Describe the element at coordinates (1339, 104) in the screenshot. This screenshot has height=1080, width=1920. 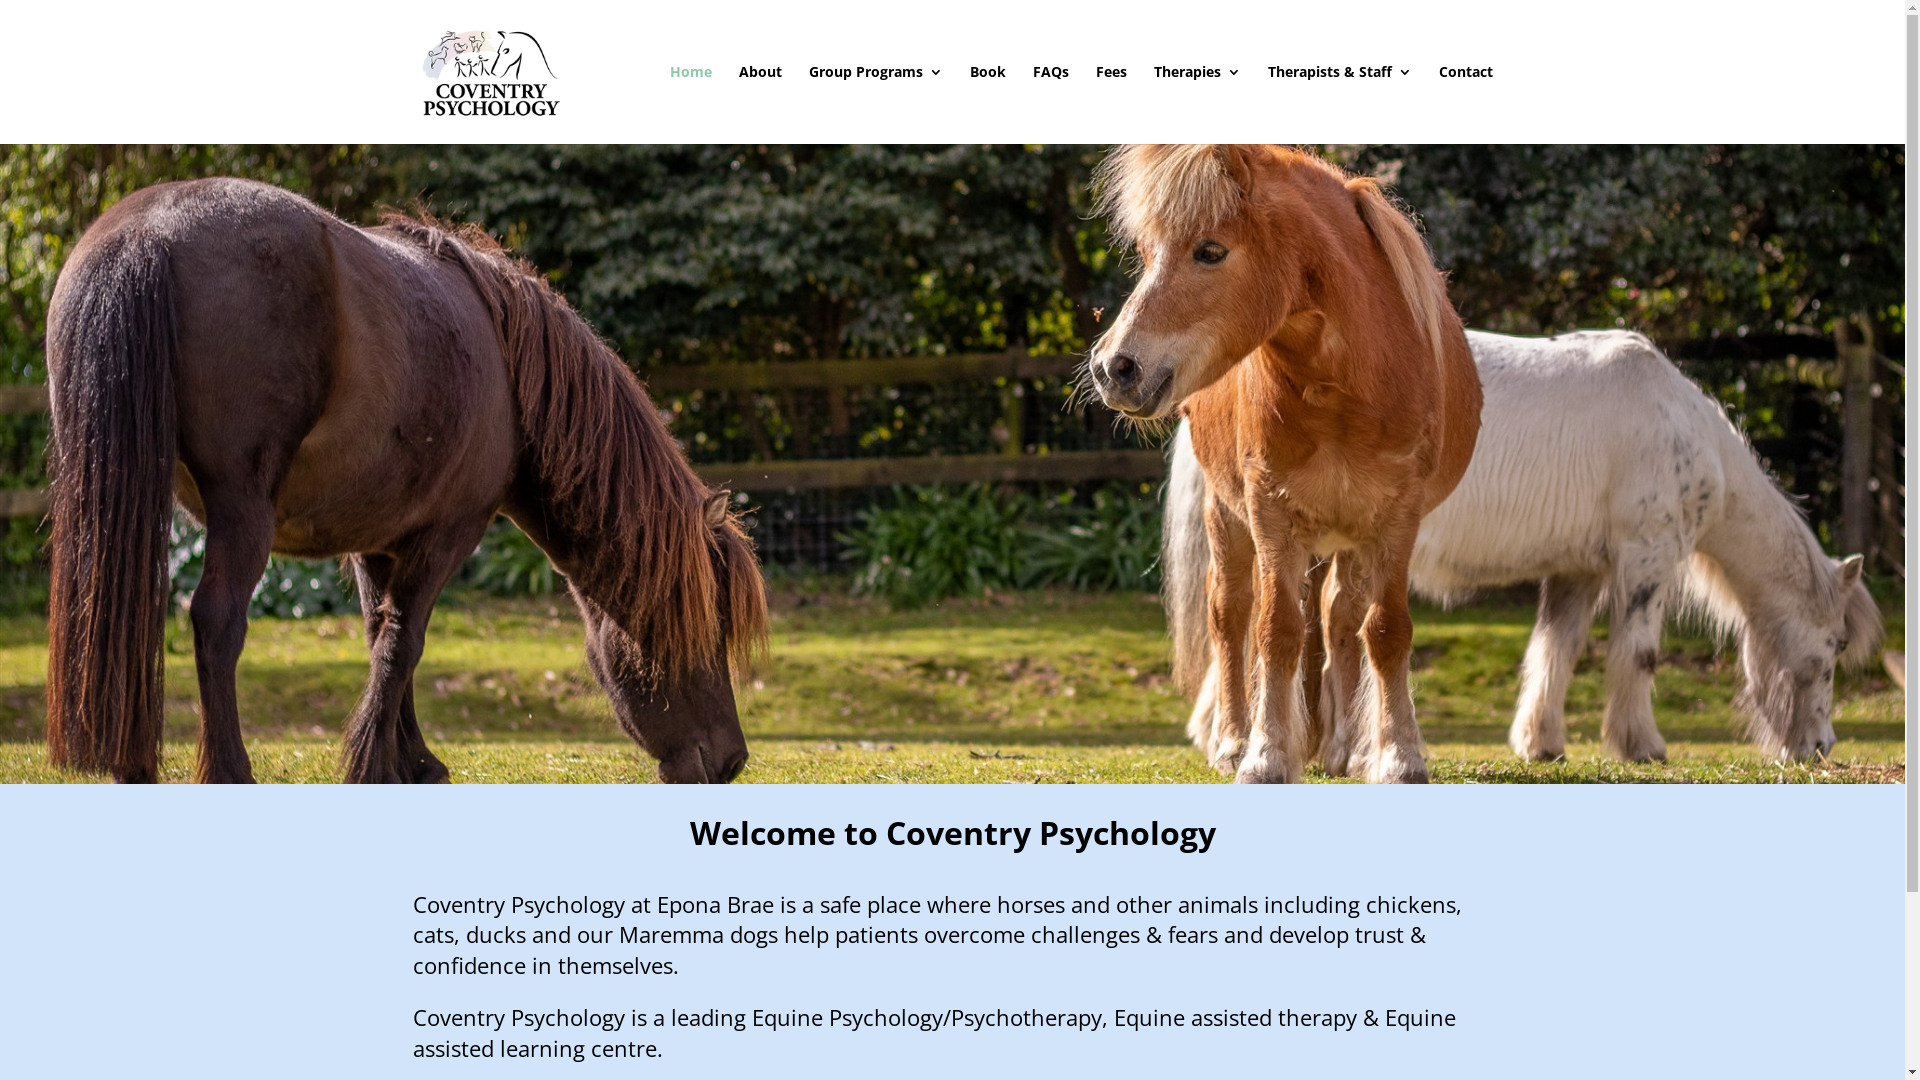
I see `'Therapists & Staff'` at that location.